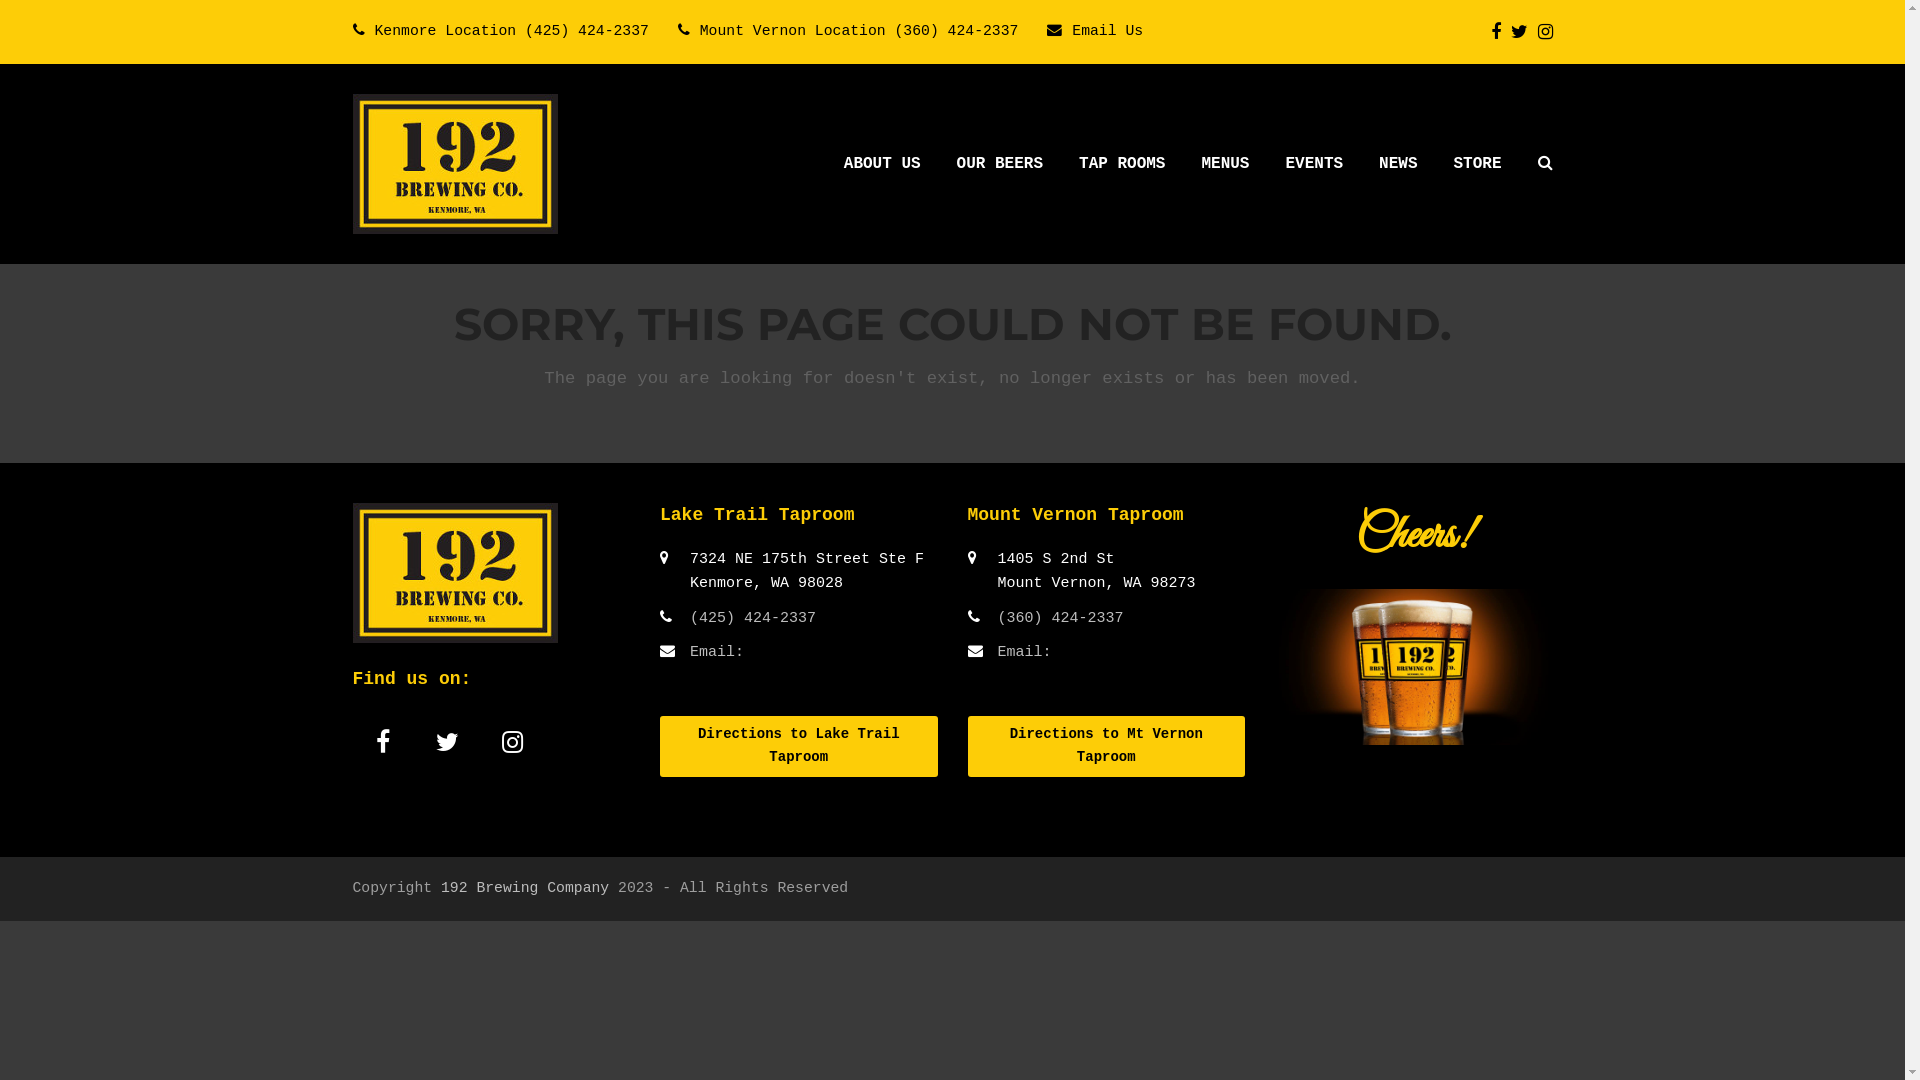  I want to click on 'EVENTS', so click(1314, 163).